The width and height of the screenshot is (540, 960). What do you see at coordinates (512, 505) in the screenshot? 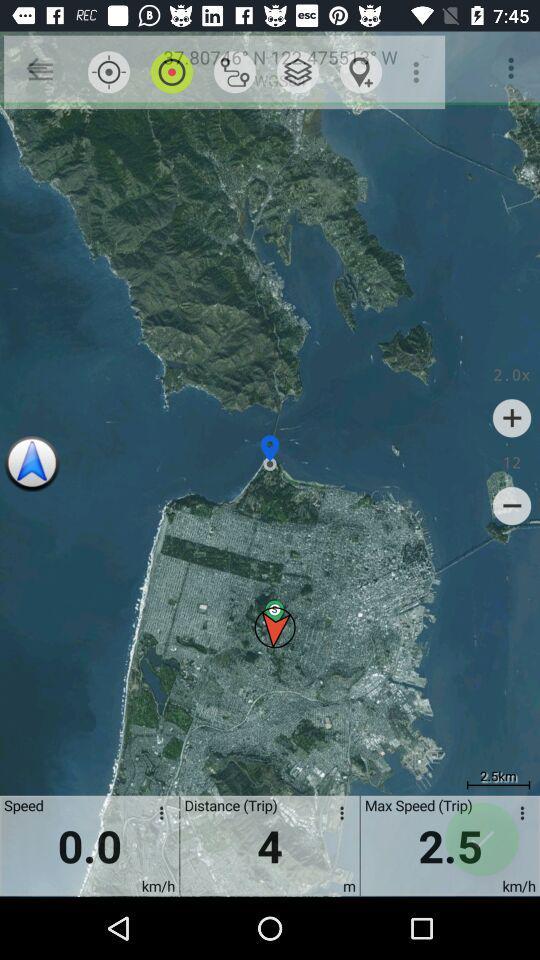
I see `the item above 2.5 item` at bounding box center [512, 505].